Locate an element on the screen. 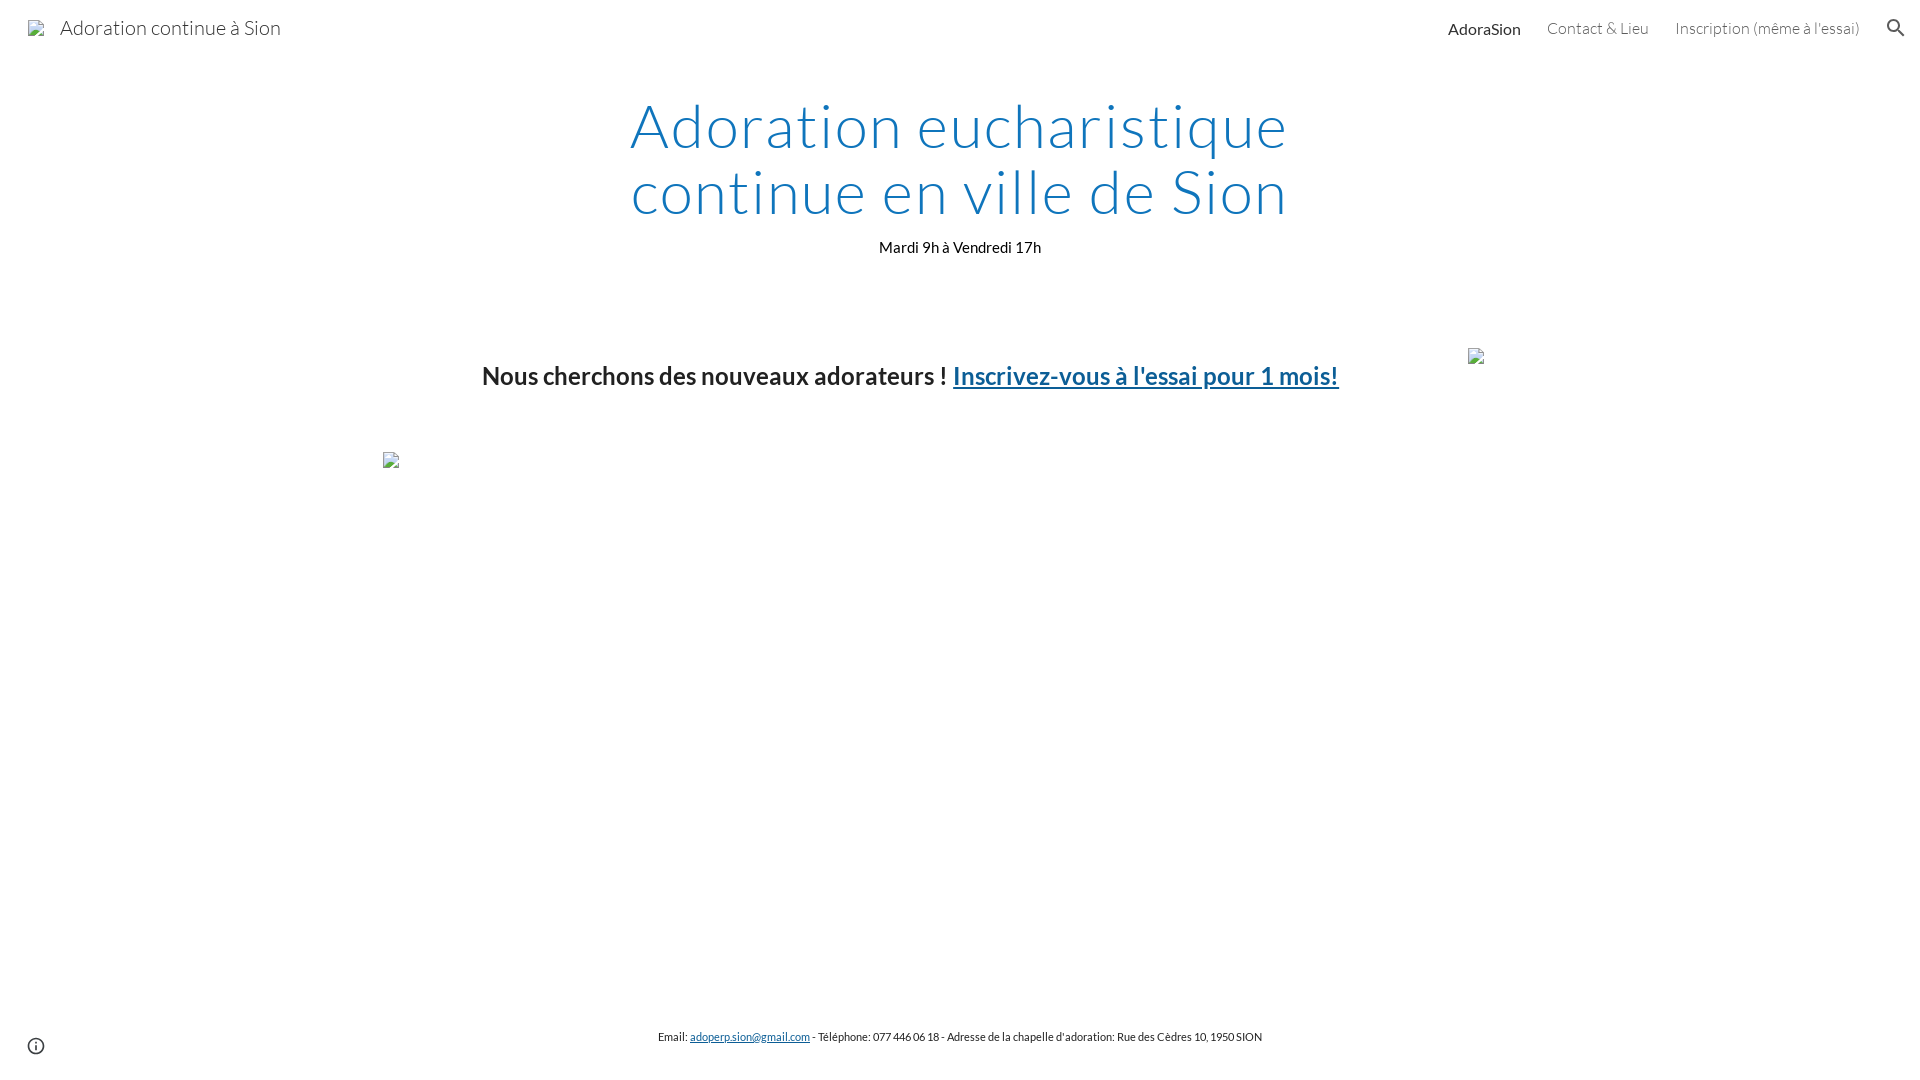 This screenshot has height=1080, width=1920. 'Contact & Lieu' is located at coordinates (1545, 27).